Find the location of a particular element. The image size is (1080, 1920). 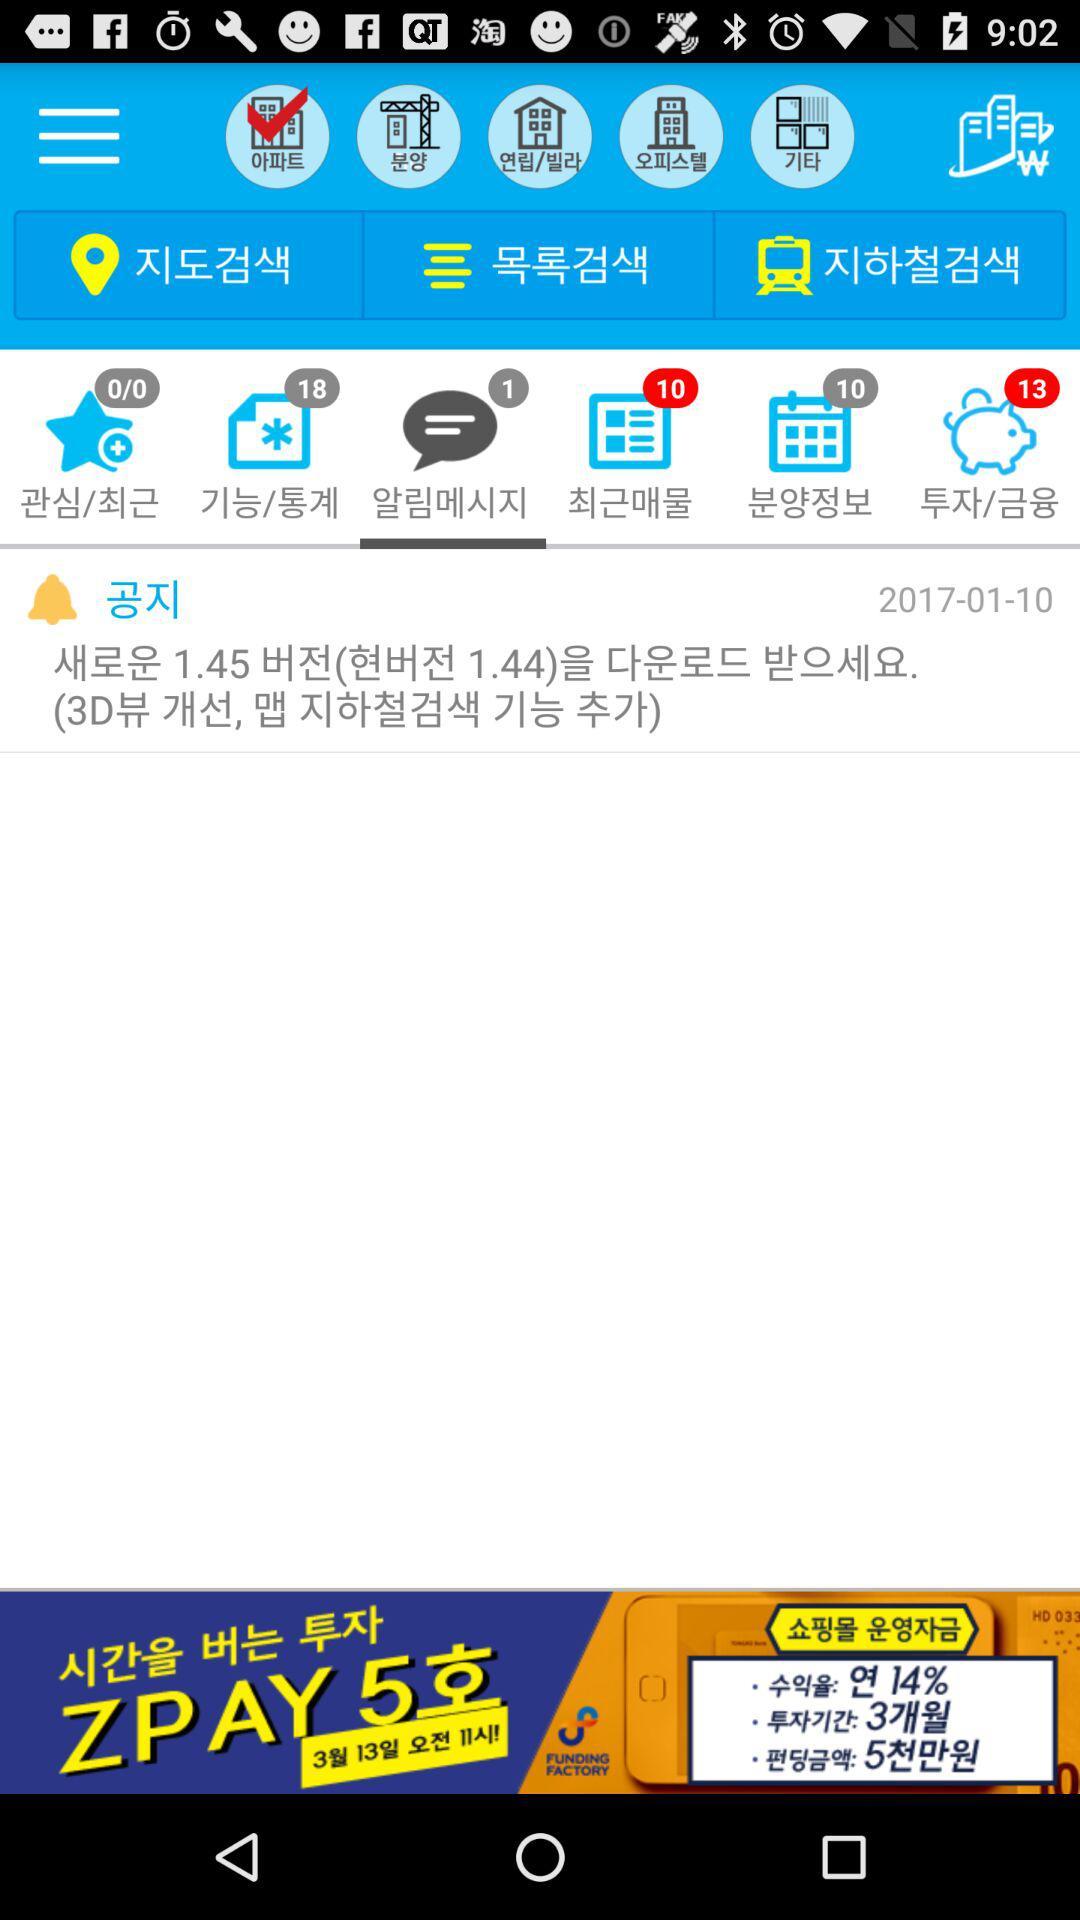

2017-01-10 is located at coordinates (964, 597).